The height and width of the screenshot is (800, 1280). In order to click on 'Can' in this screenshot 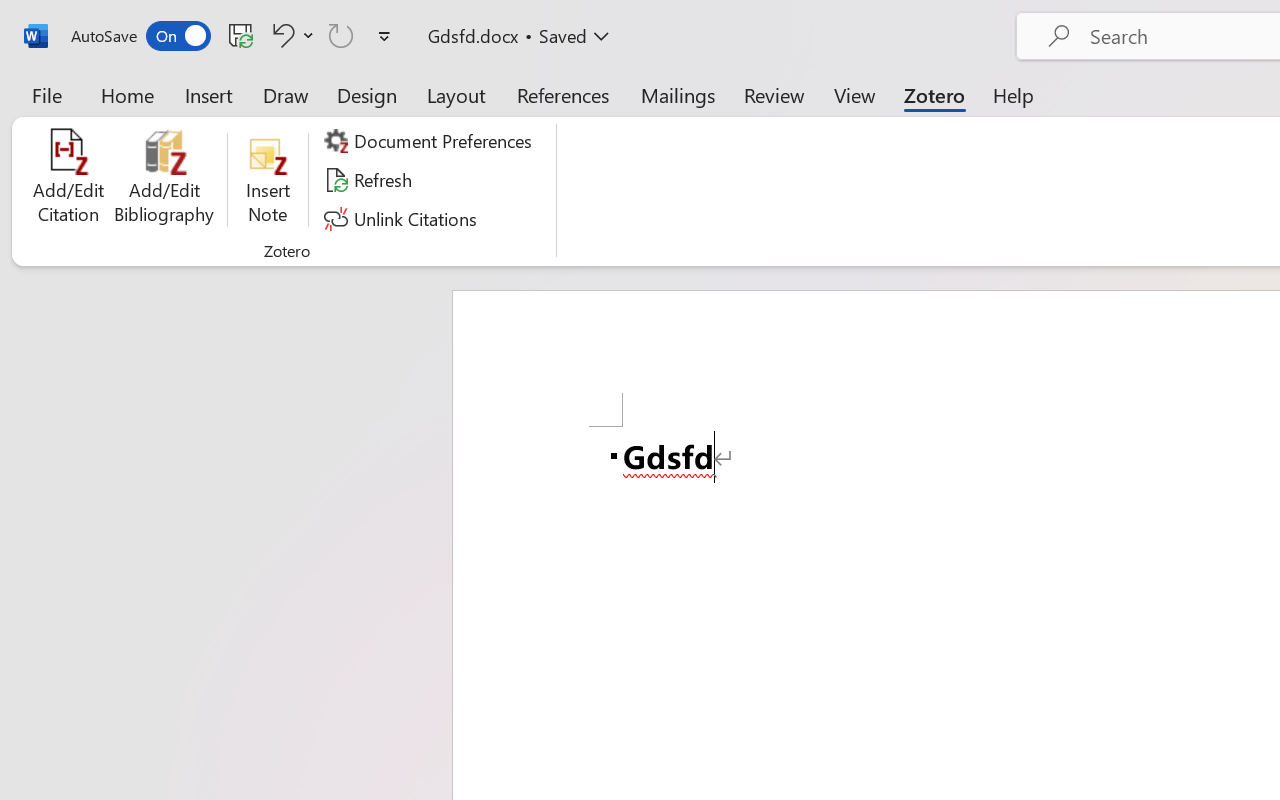, I will do `click(341, 34)`.